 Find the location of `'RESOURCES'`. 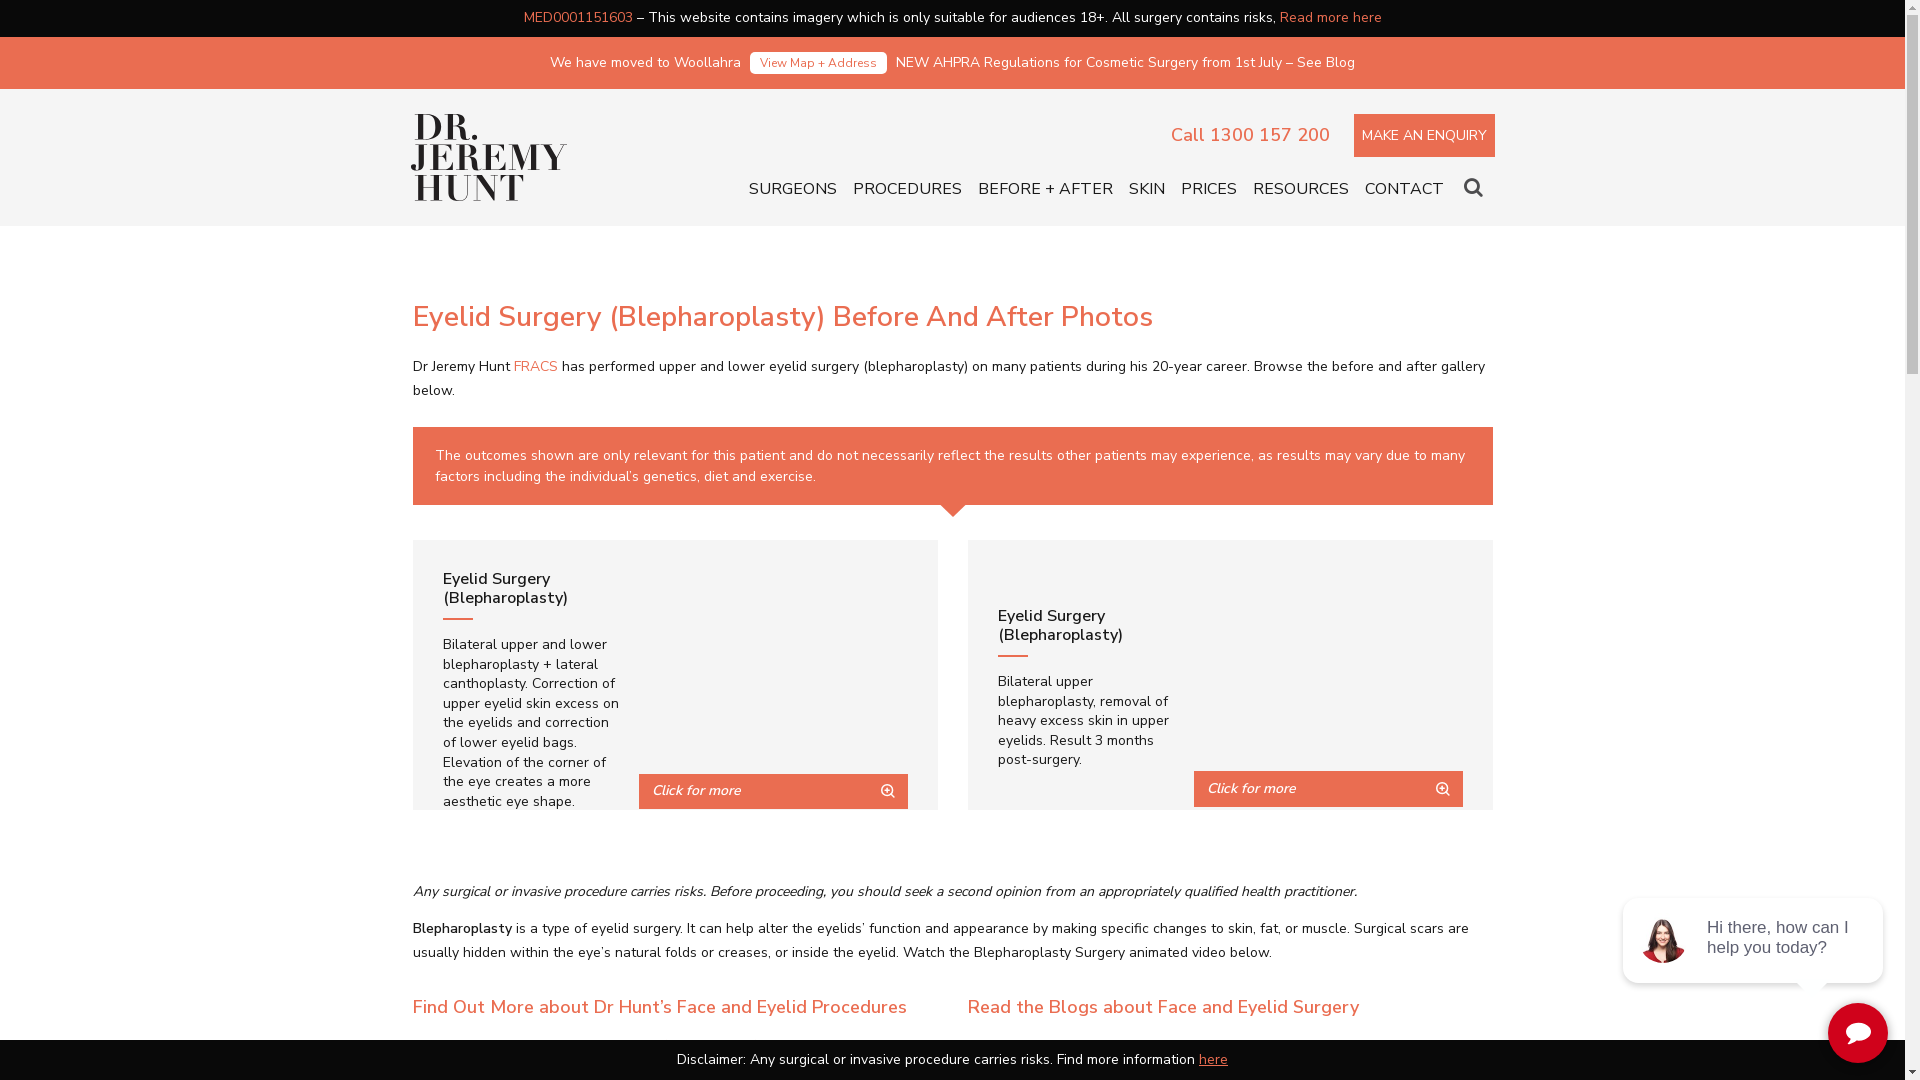

'RESOURCES' is located at coordinates (1300, 189).